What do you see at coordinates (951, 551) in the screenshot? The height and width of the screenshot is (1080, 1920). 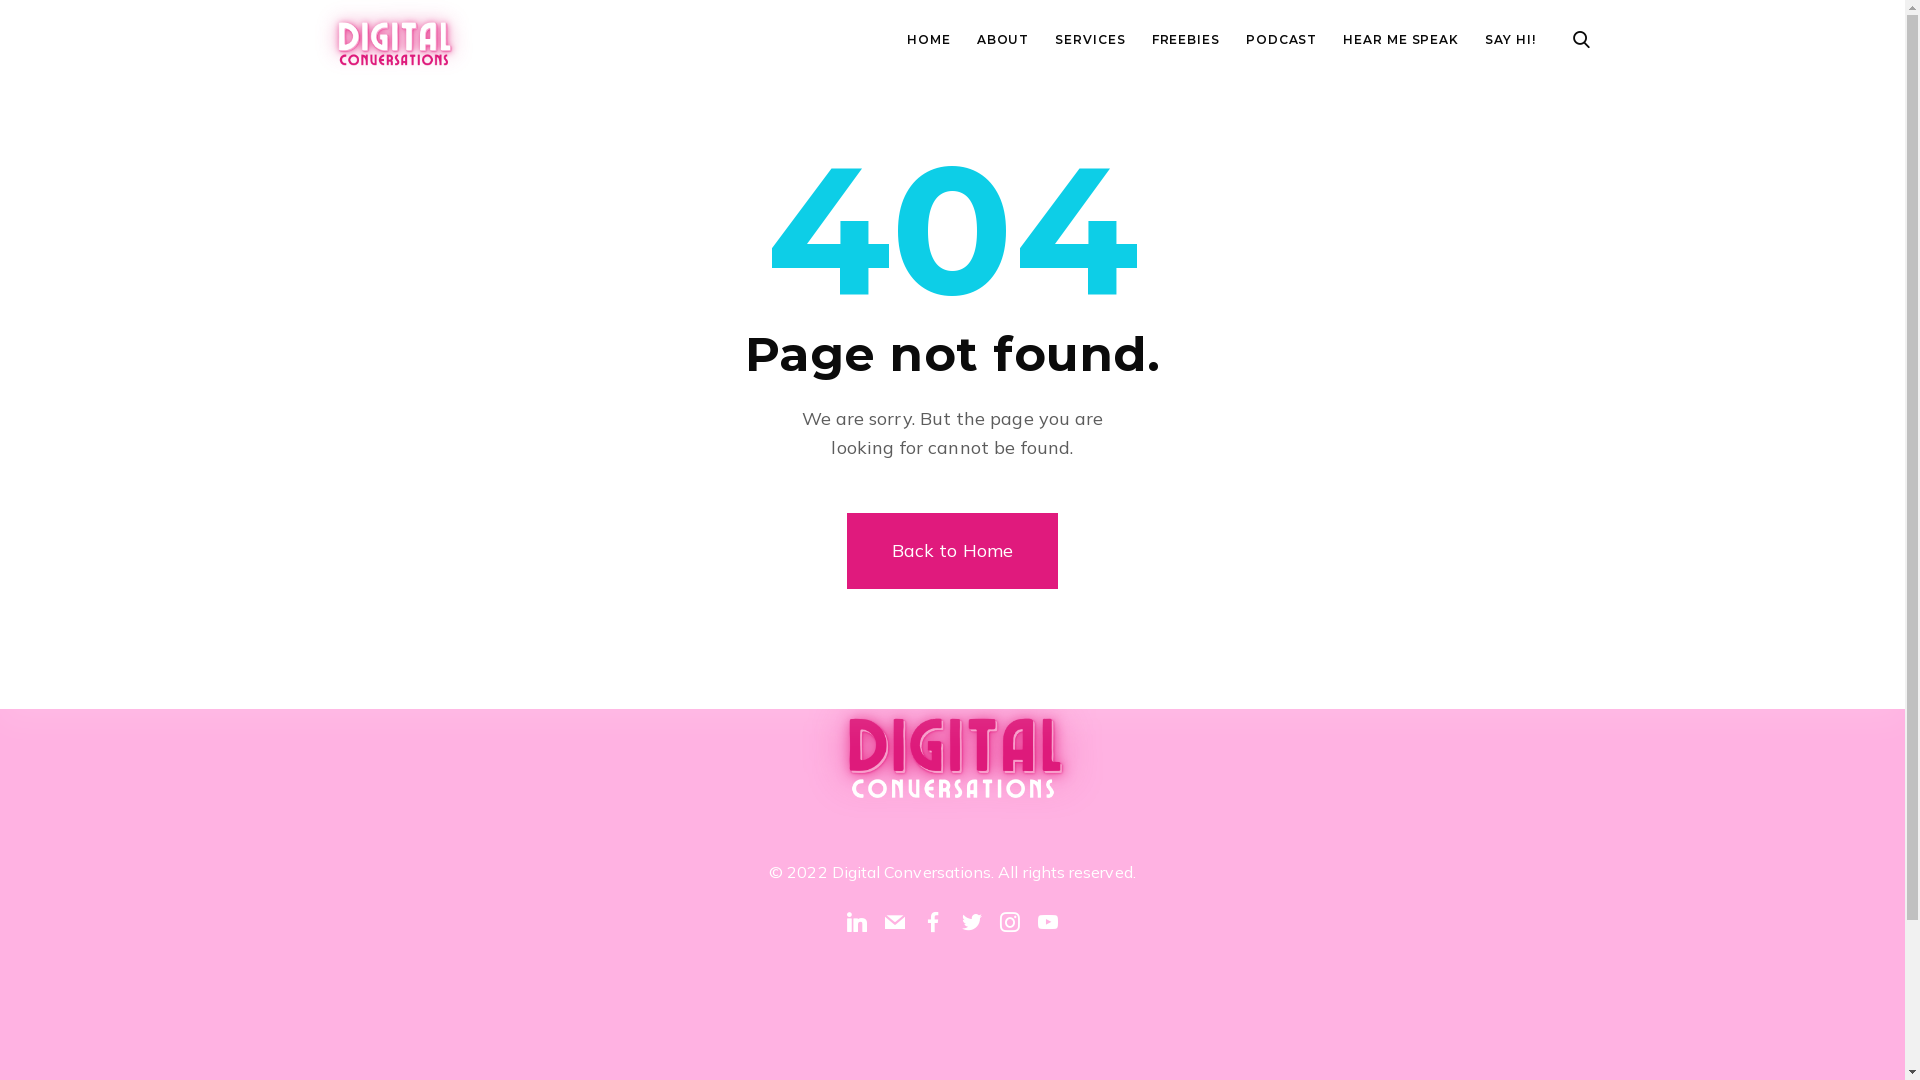 I see `'Back to Home'` at bounding box center [951, 551].